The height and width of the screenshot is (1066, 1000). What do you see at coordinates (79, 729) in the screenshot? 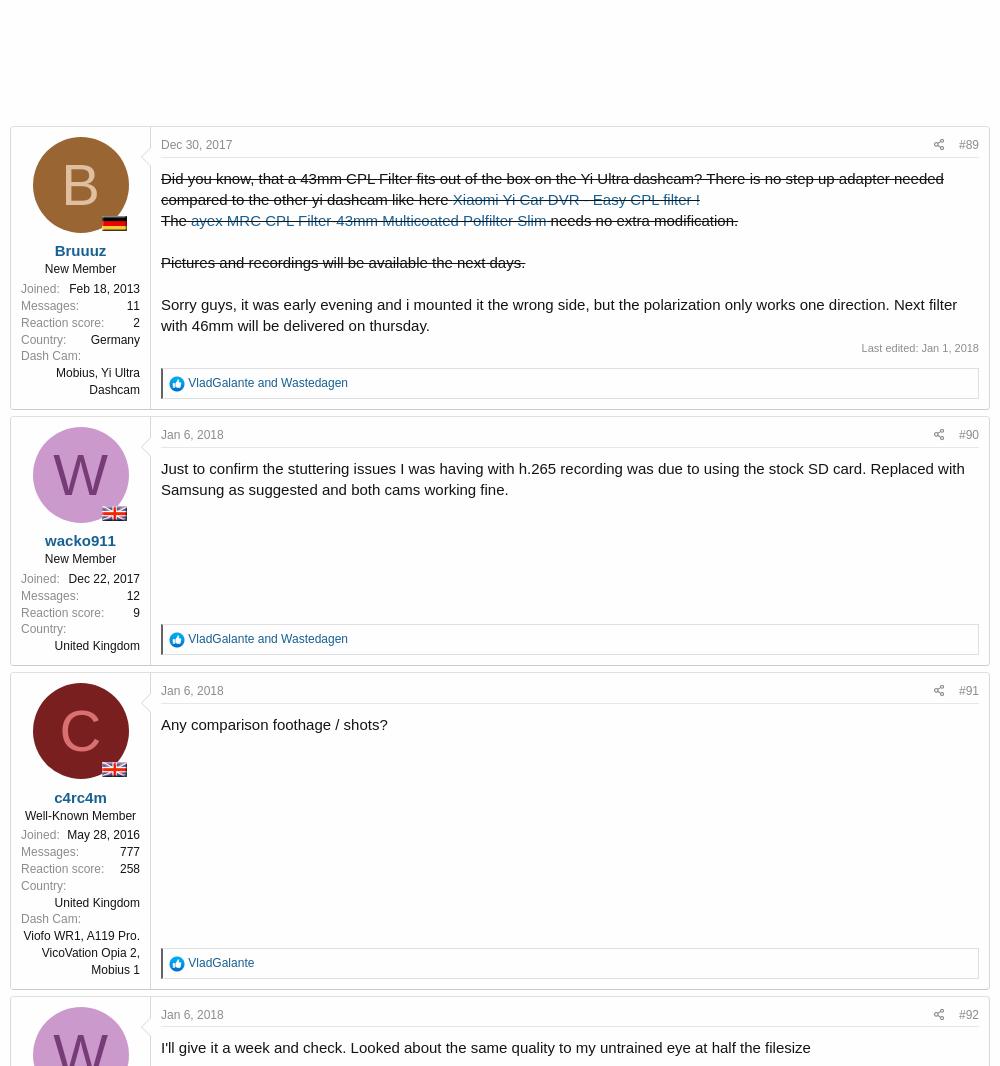
I see `'C'` at bounding box center [79, 729].